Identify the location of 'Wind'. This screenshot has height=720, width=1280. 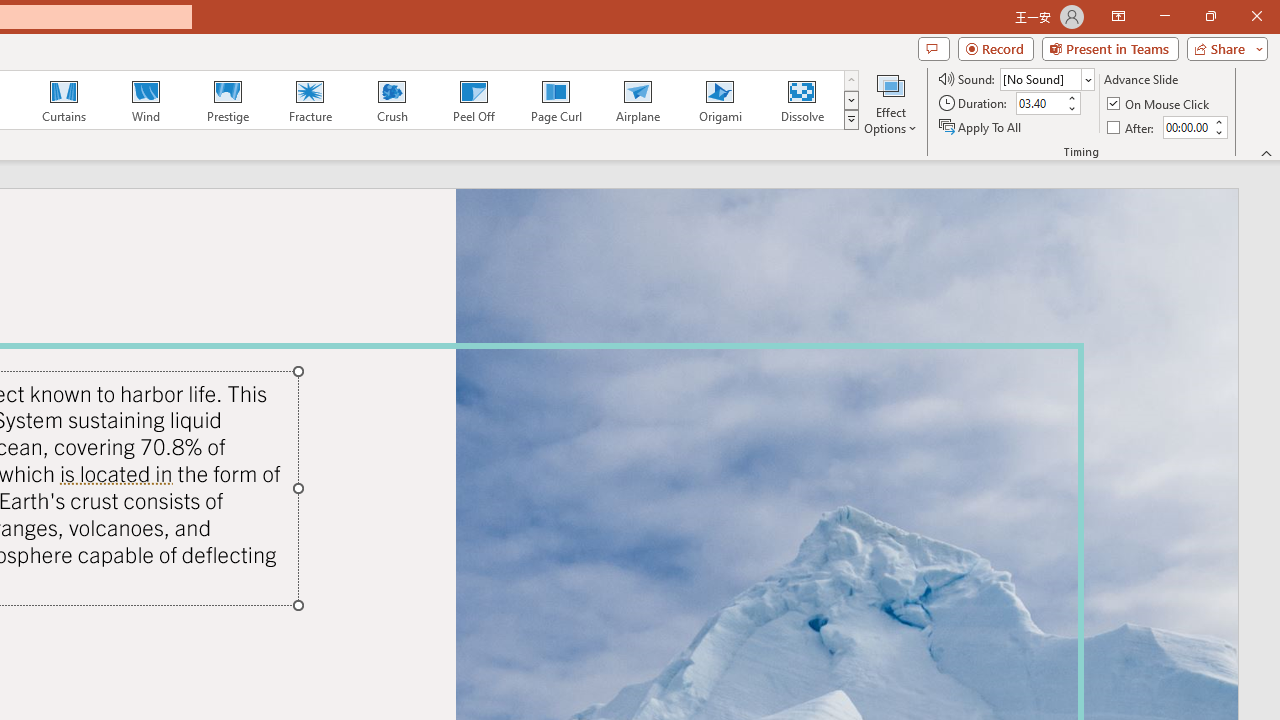
(144, 100).